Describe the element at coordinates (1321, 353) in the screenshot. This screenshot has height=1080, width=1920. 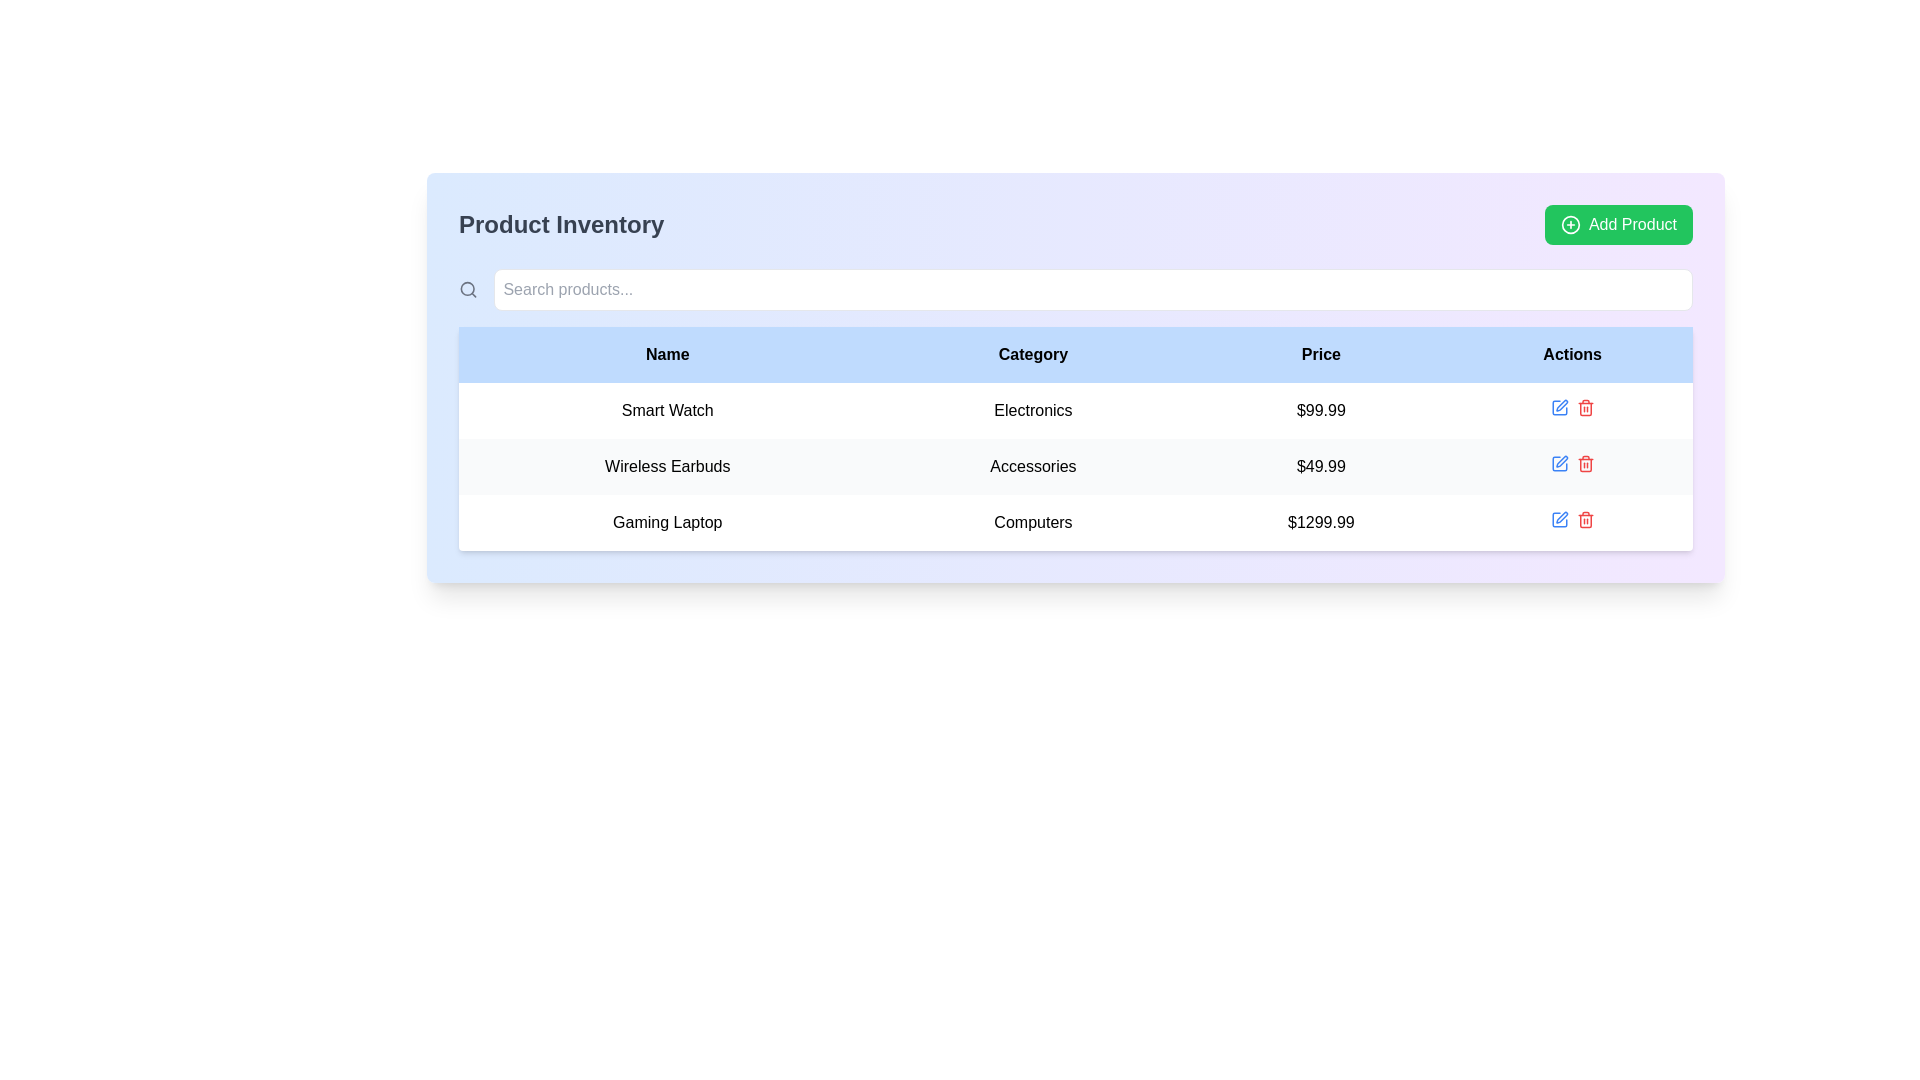
I see `the 'Price' text label, which is a rectangular section with a light blue background and bold, black font, centrally positioned within the third column header of the grid interface` at that location.